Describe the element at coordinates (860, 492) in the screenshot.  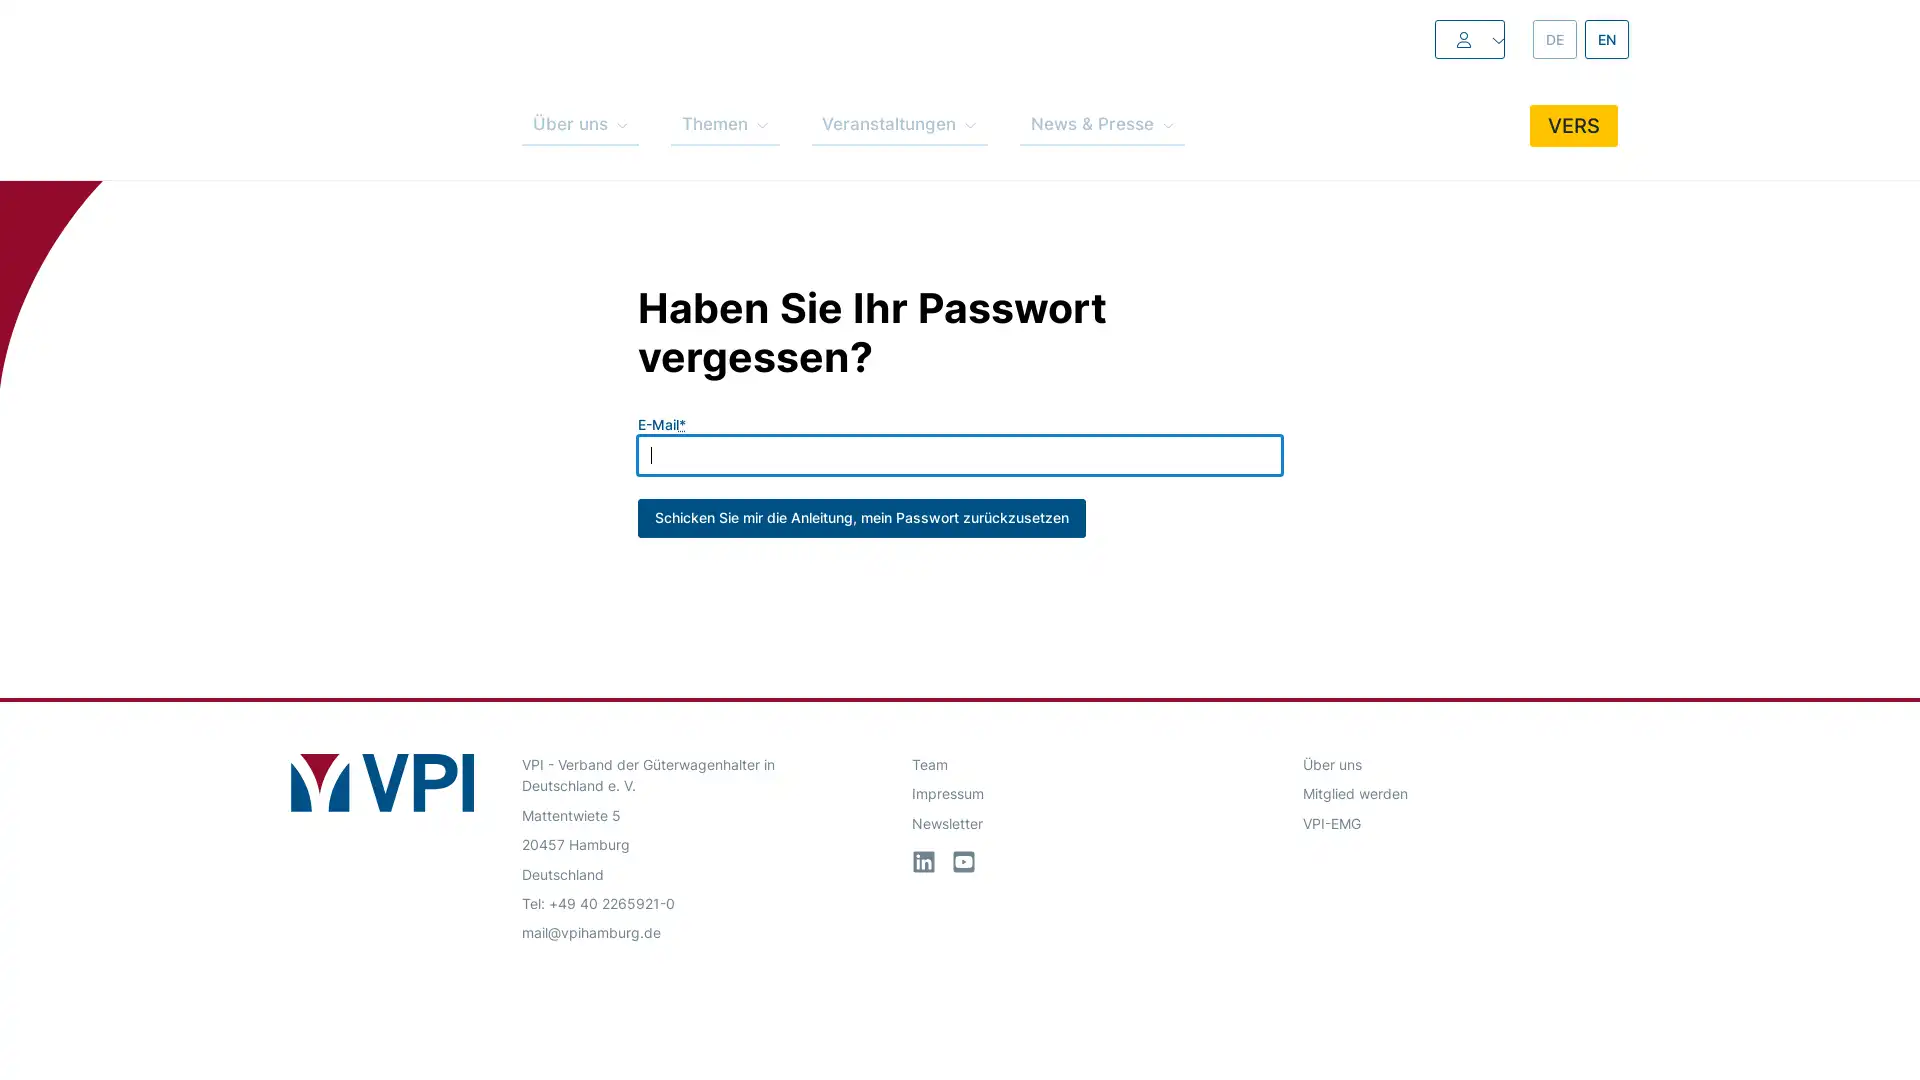
I see `Schicken Sie mir die Anleitung, mein Passwort zuruckzusetzen` at that location.